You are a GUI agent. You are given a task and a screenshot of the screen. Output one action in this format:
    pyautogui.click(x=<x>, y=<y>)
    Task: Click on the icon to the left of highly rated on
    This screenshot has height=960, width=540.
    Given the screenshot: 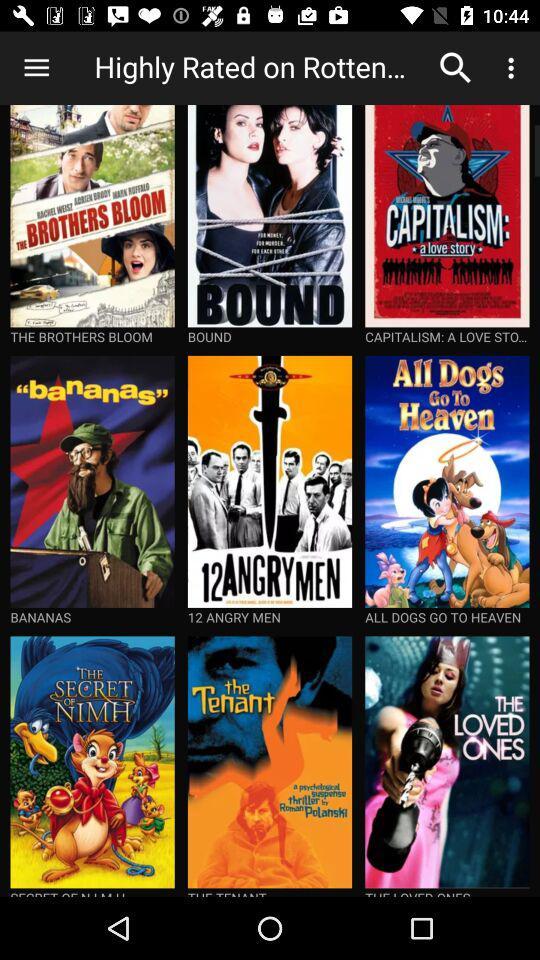 What is the action you would take?
    pyautogui.click(x=36, y=68)
    